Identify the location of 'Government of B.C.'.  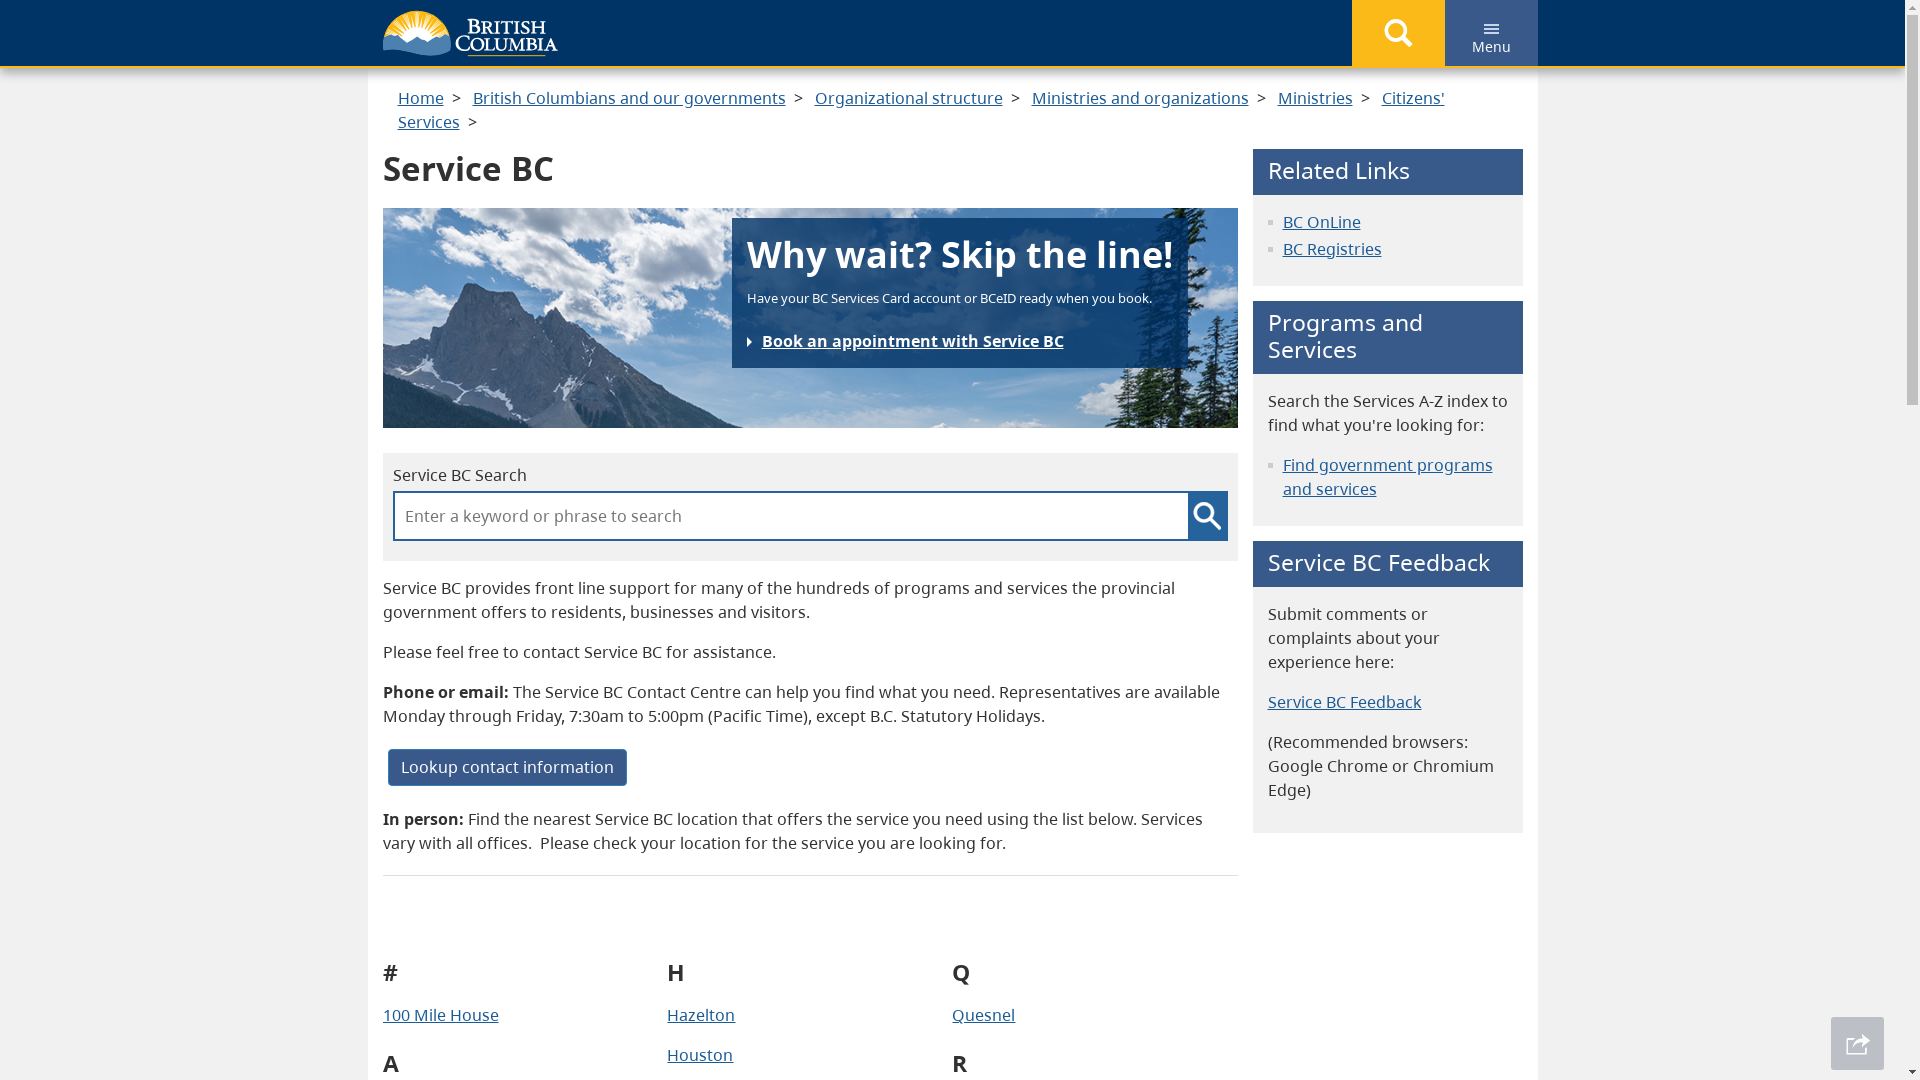
(468, 33).